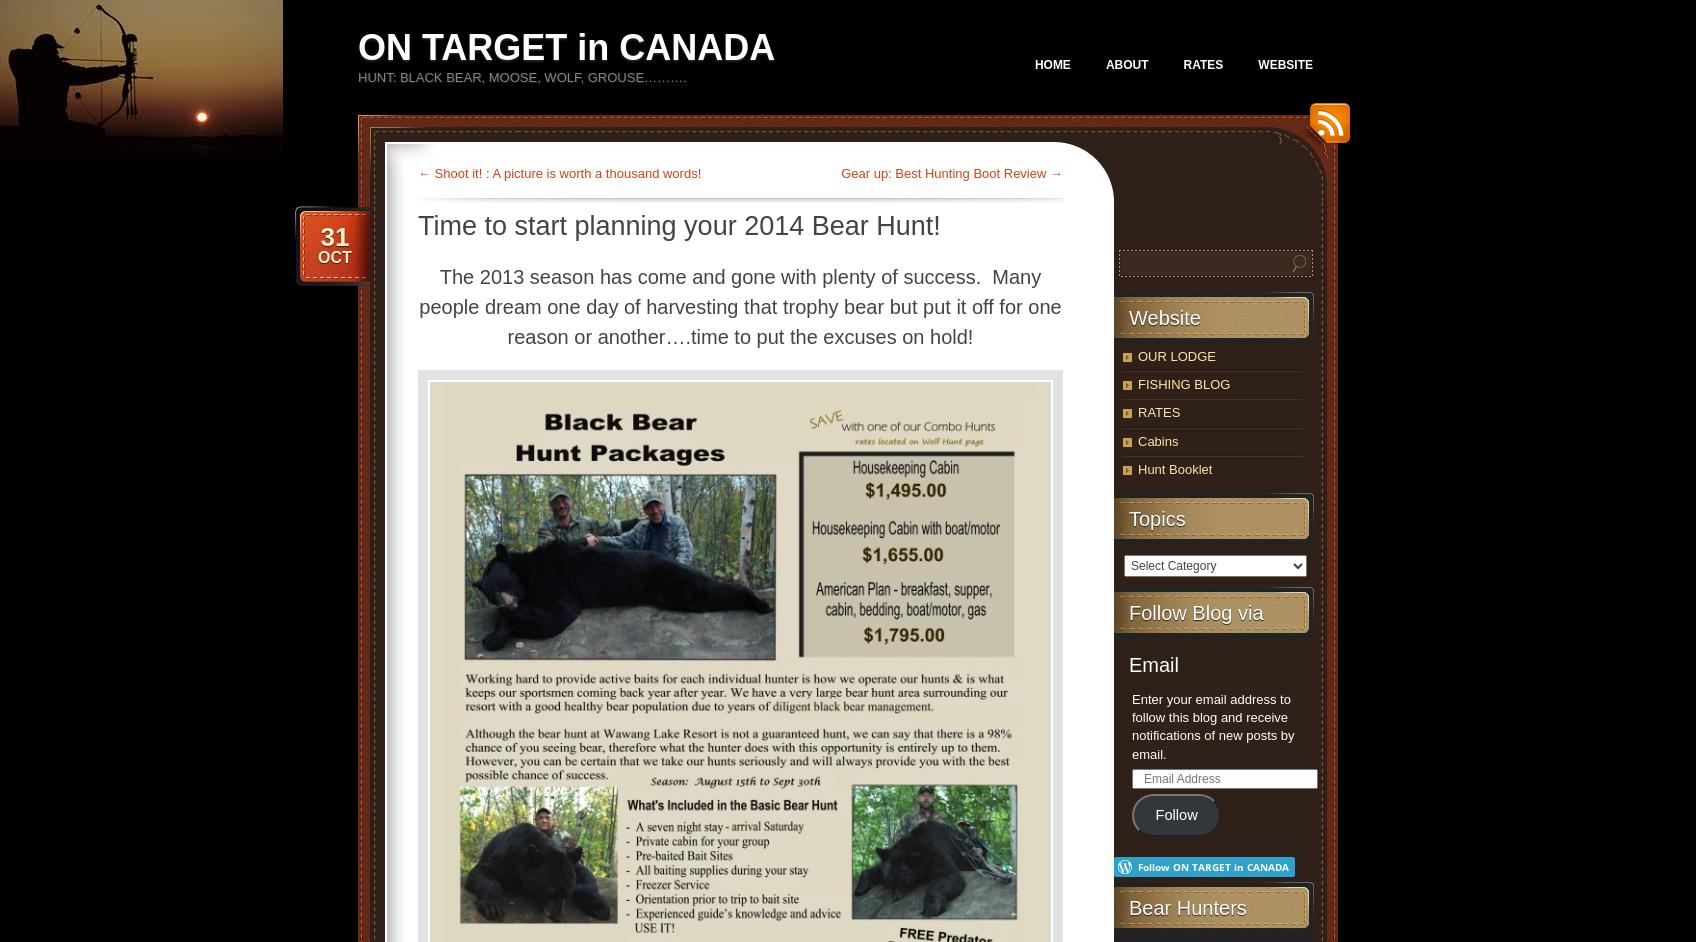 This screenshot has height=942, width=1696. What do you see at coordinates (1158, 439) in the screenshot?
I see `'Cabins'` at bounding box center [1158, 439].